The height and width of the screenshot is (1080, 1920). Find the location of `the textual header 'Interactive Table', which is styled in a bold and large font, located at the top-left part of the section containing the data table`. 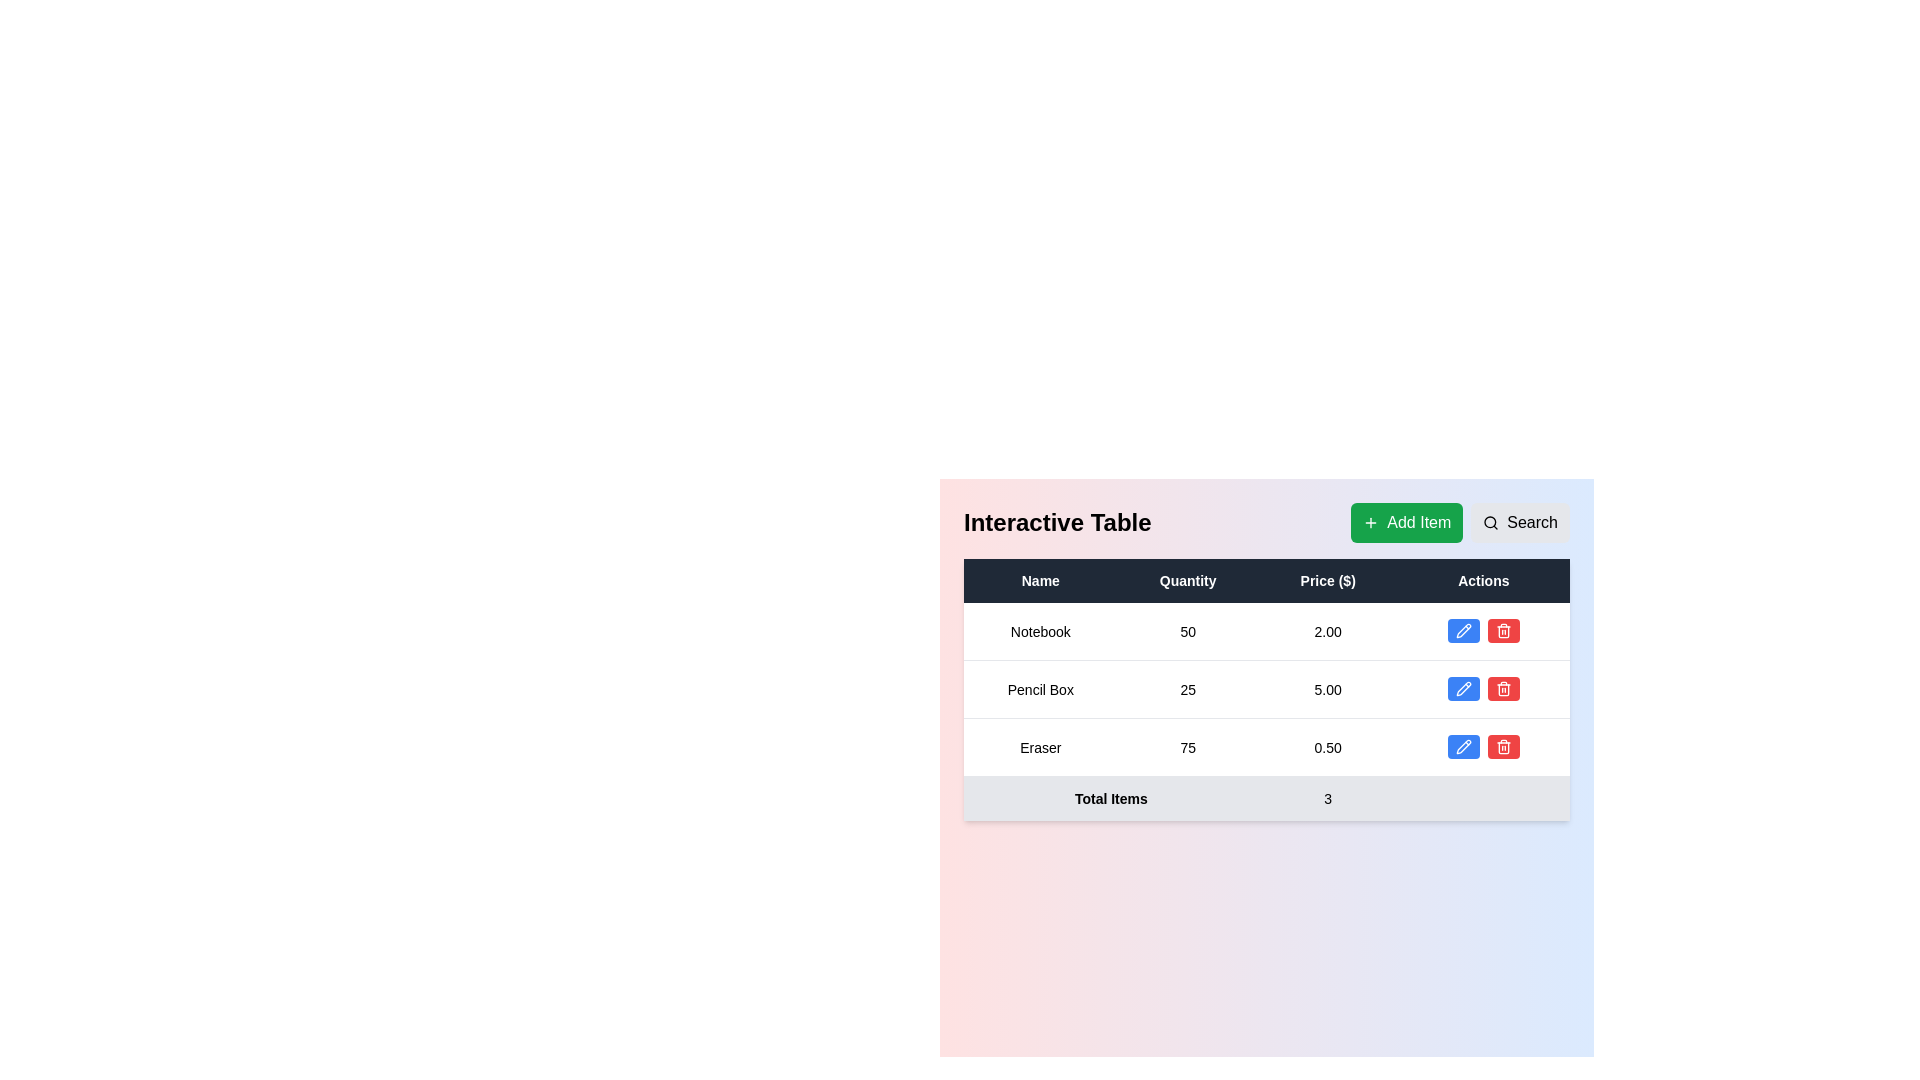

the textual header 'Interactive Table', which is styled in a bold and large font, located at the top-left part of the section containing the data table is located at coordinates (1056, 522).